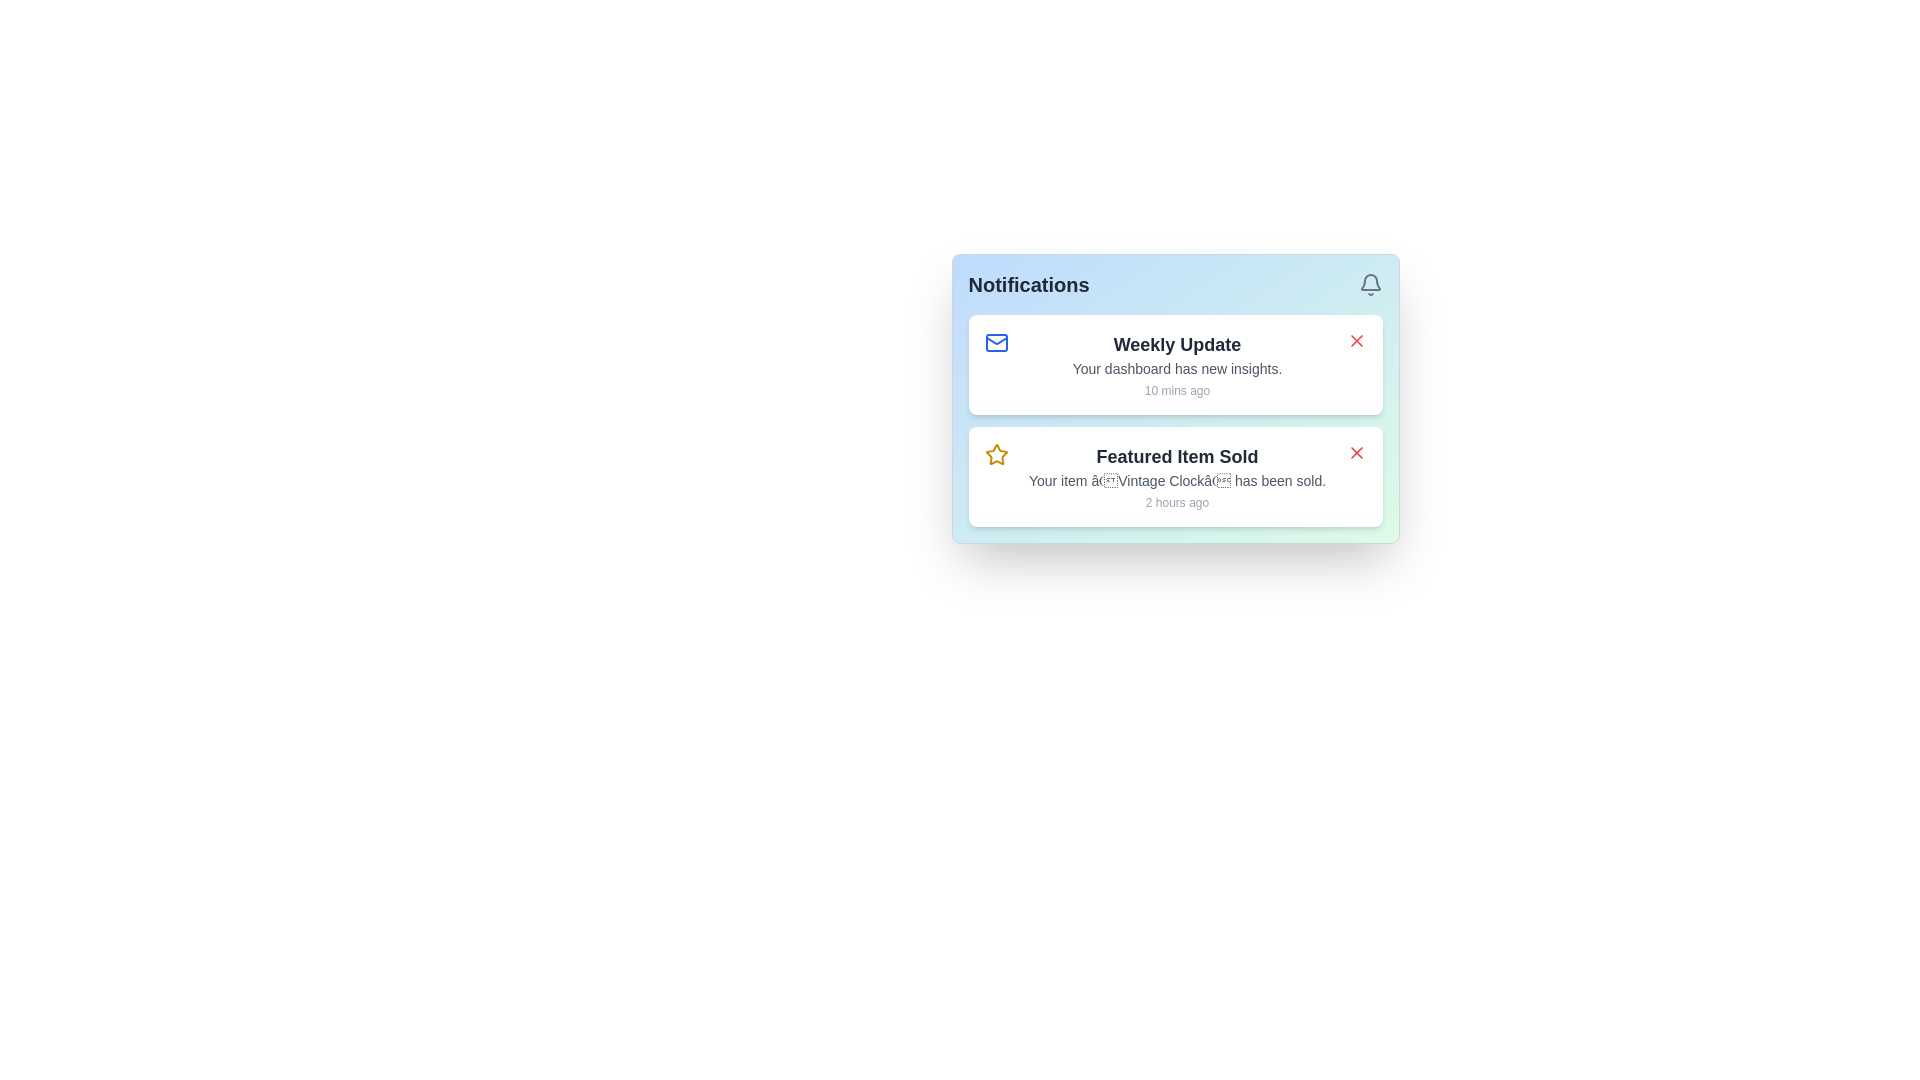  Describe the element at coordinates (1356, 339) in the screenshot. I see `the close button located in the top-right corner of the 'Weekly Update' notification card` at that location.